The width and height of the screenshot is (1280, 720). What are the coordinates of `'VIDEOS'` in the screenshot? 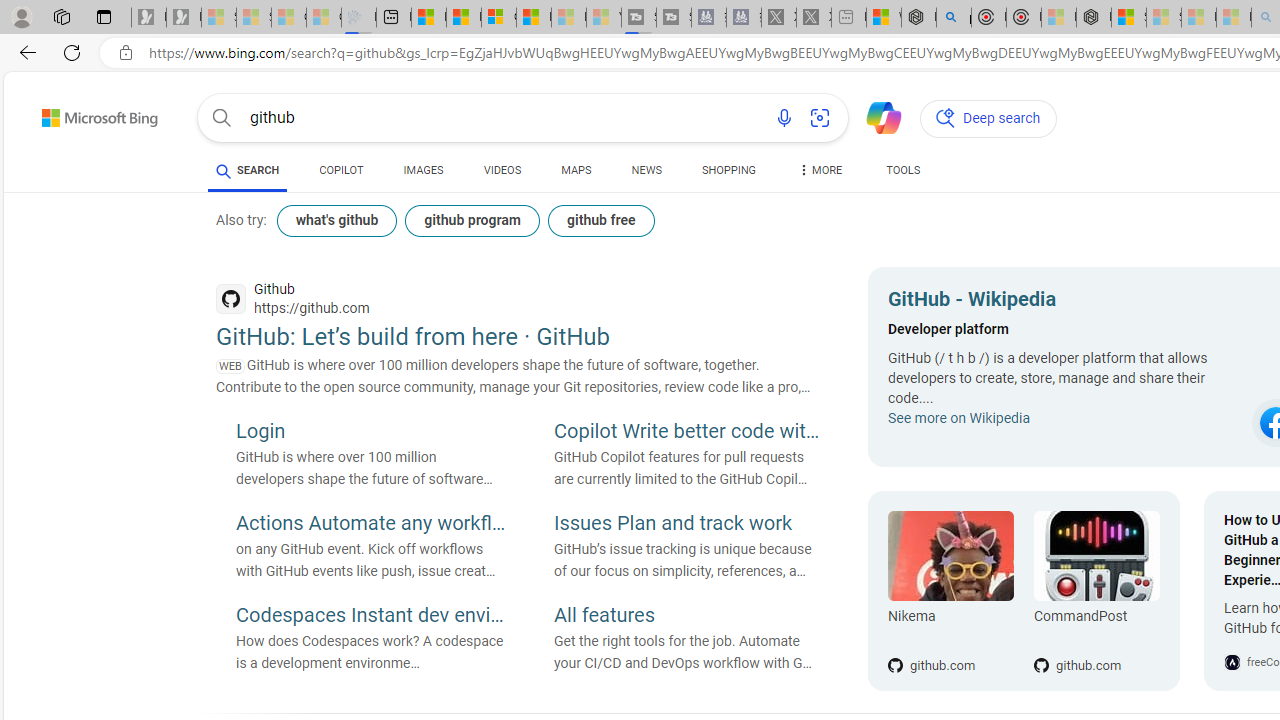 It's located at (502, 170).